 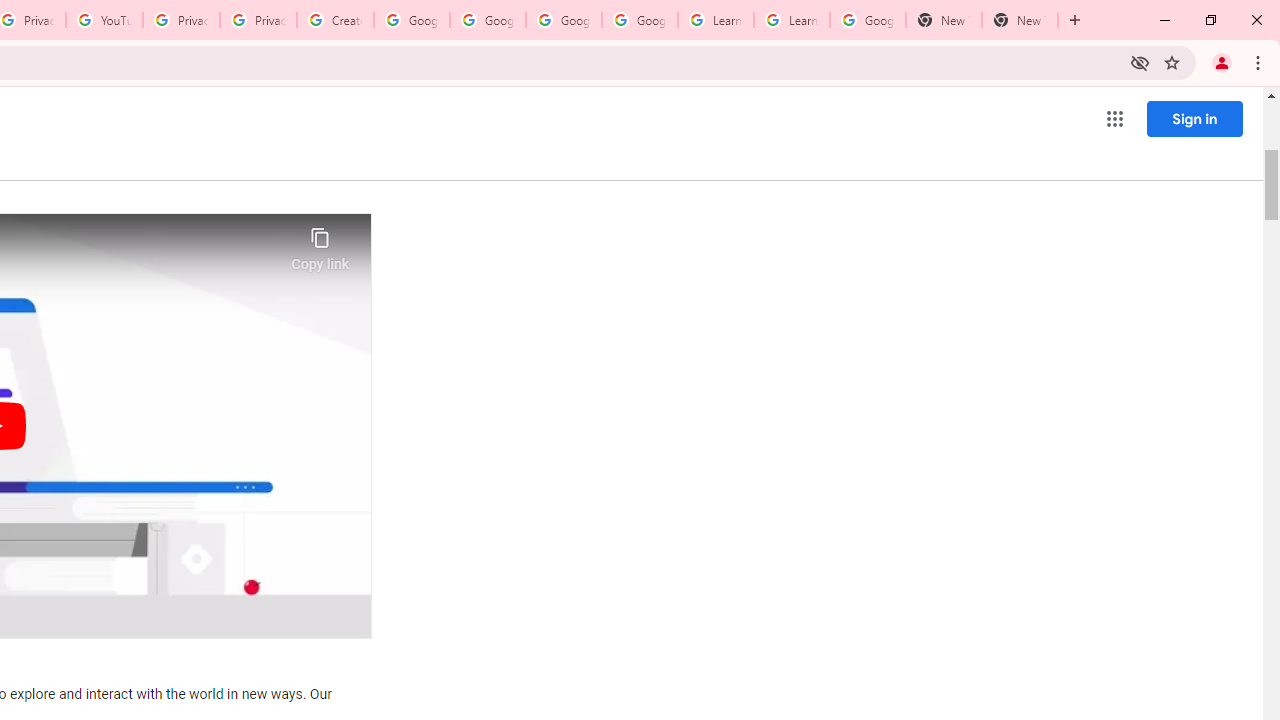 What do you see at coordinates (103, 20) in the screenshot?
I see `'YouTube'` at bounding box center [103, 20].